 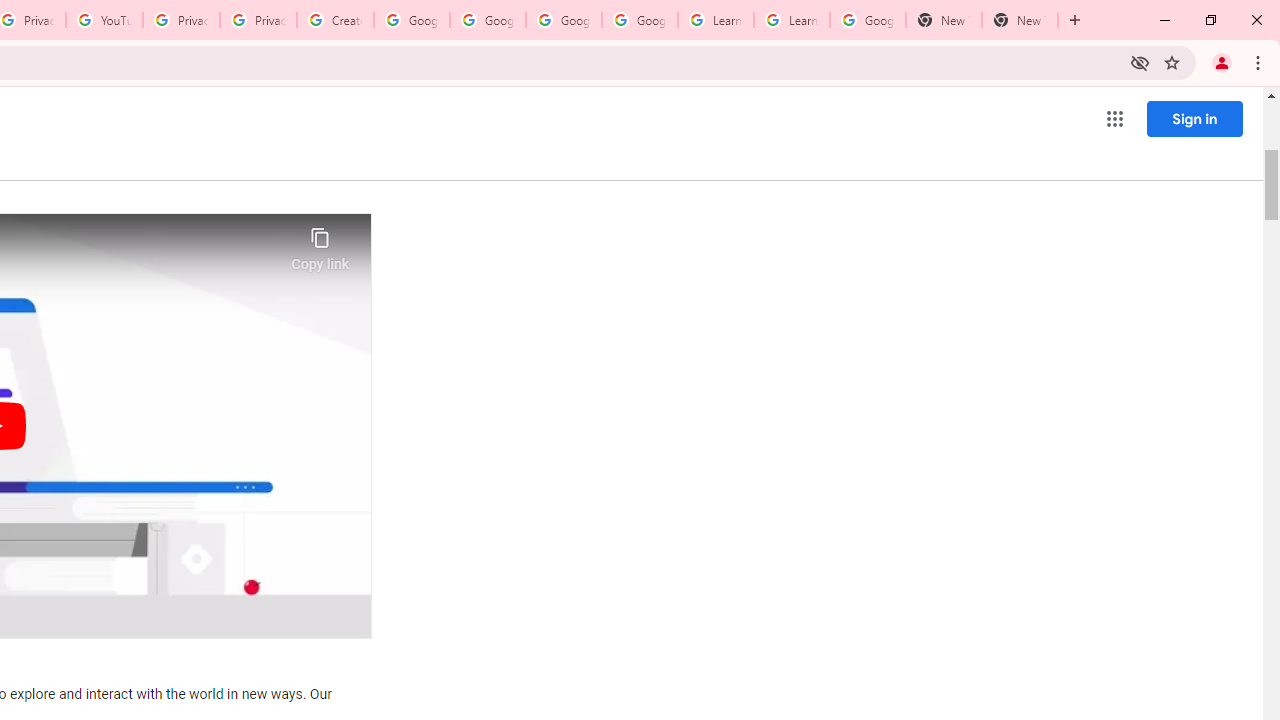 What do you see at coordinates (103, 20) in the screenshot?
I see `'YouTube'` at bounding box center [103, 20].